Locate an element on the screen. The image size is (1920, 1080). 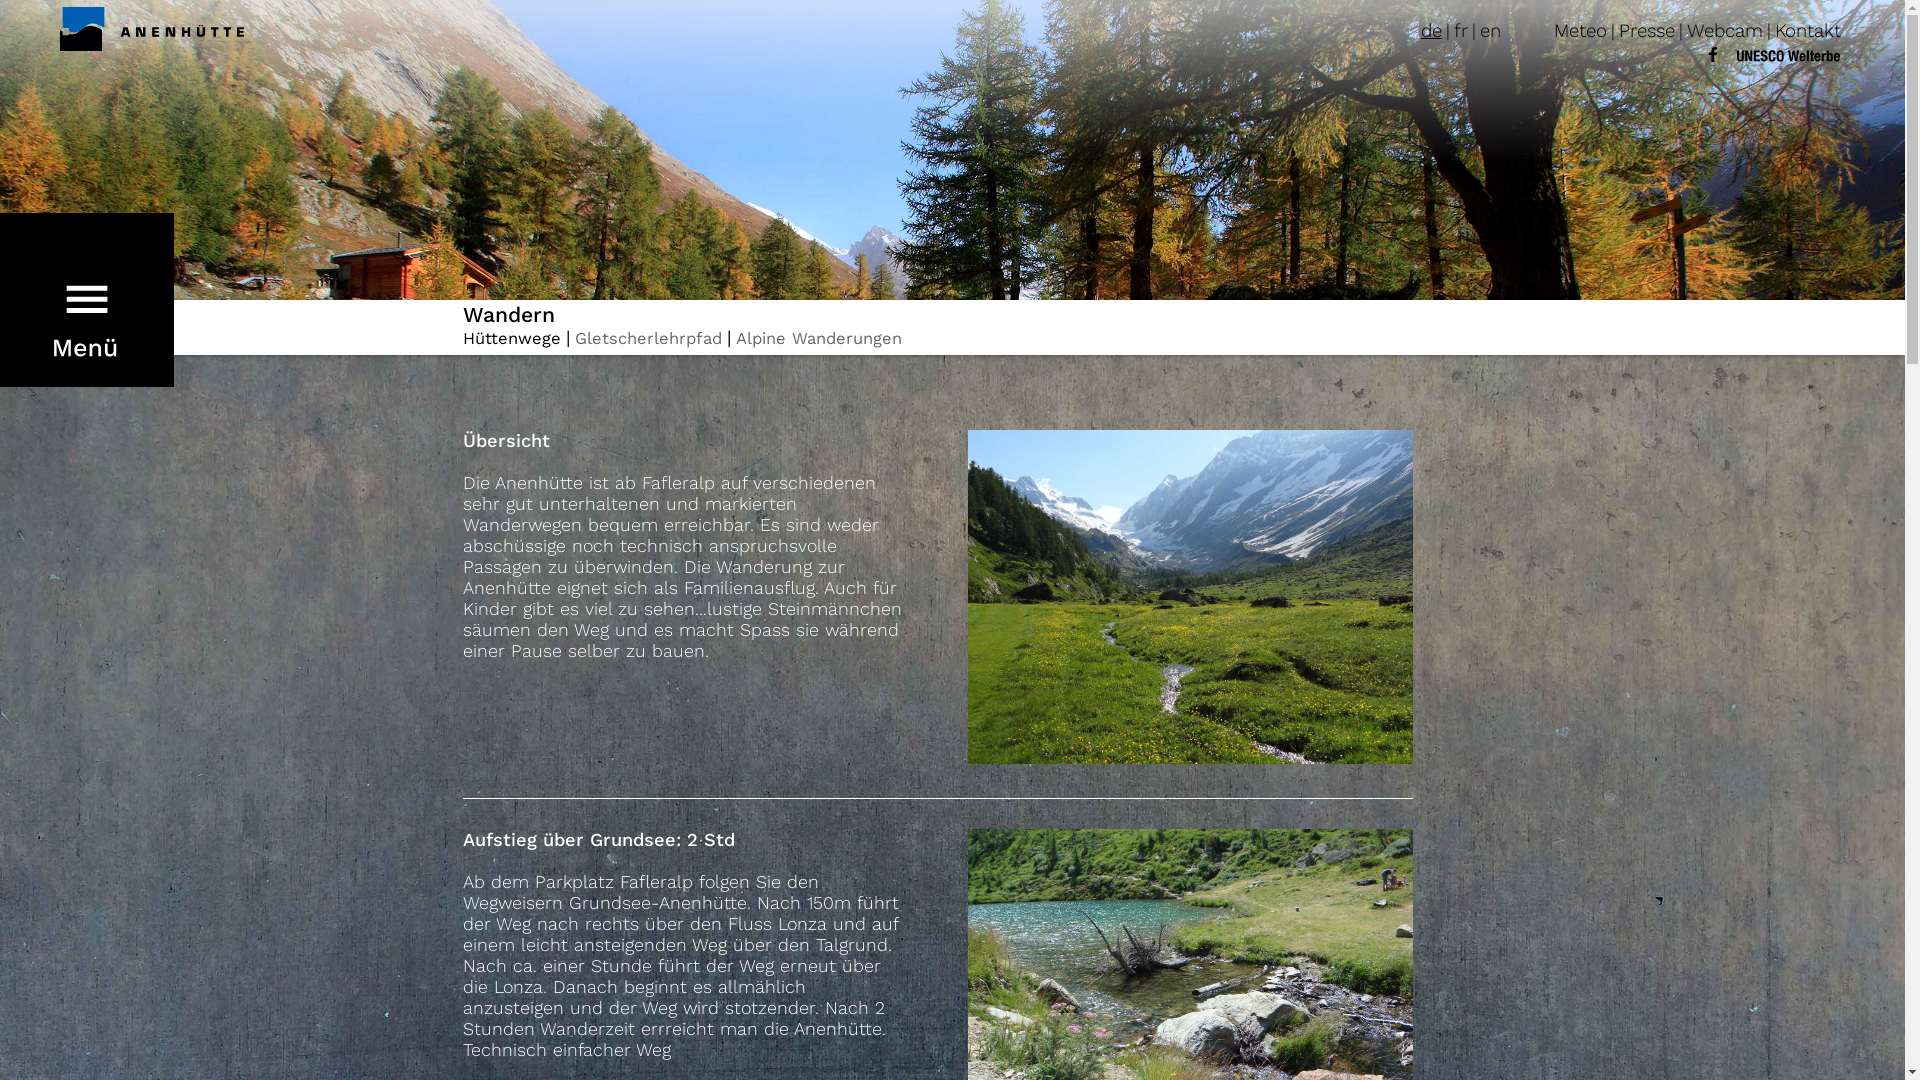
'de' is located at coordinates (1430, 30).